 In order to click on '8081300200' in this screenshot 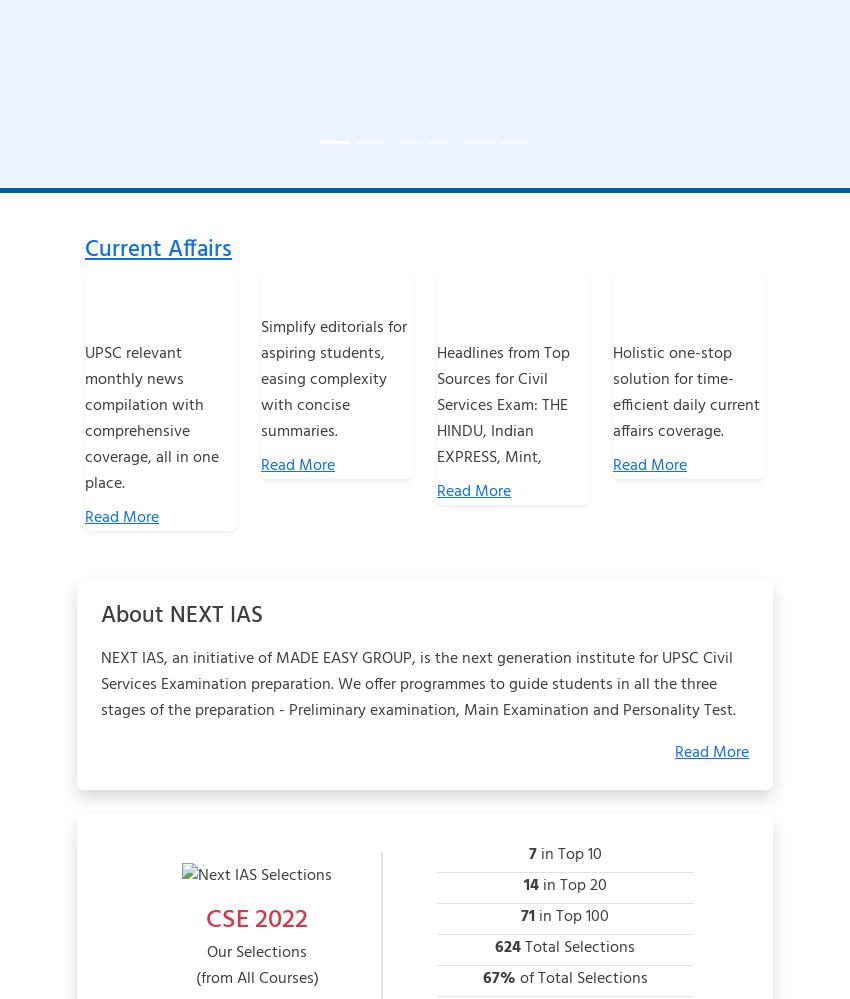, I will do `click(166, 743)`.